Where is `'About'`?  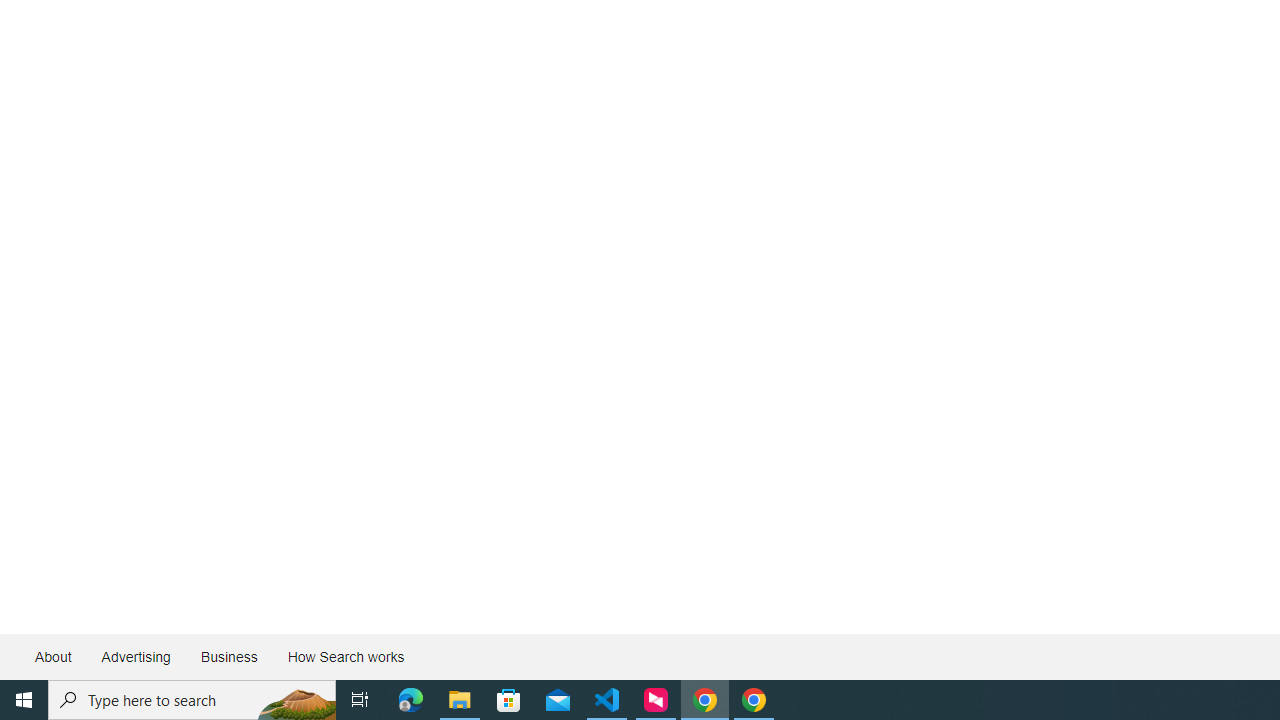 'About' is located at coordinates (53, 657).